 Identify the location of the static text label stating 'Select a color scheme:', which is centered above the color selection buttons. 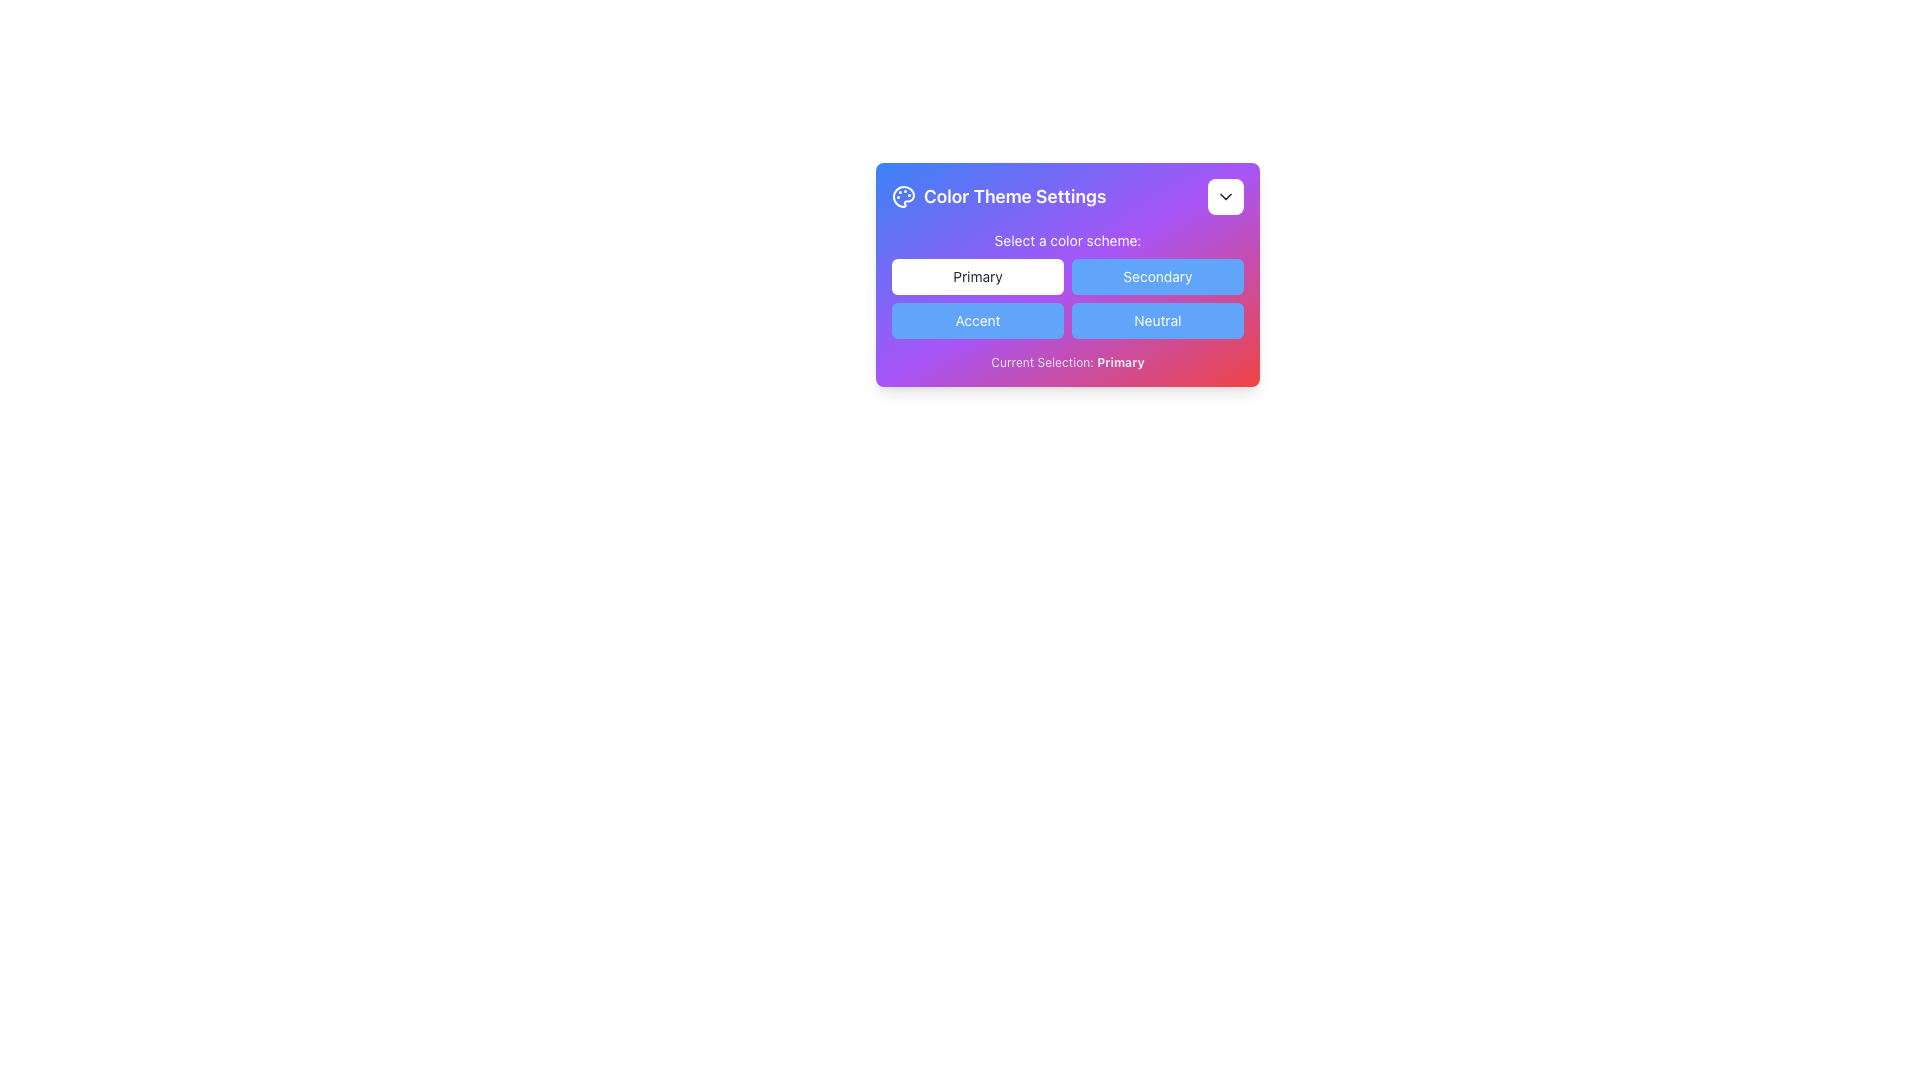
(1067, 239).